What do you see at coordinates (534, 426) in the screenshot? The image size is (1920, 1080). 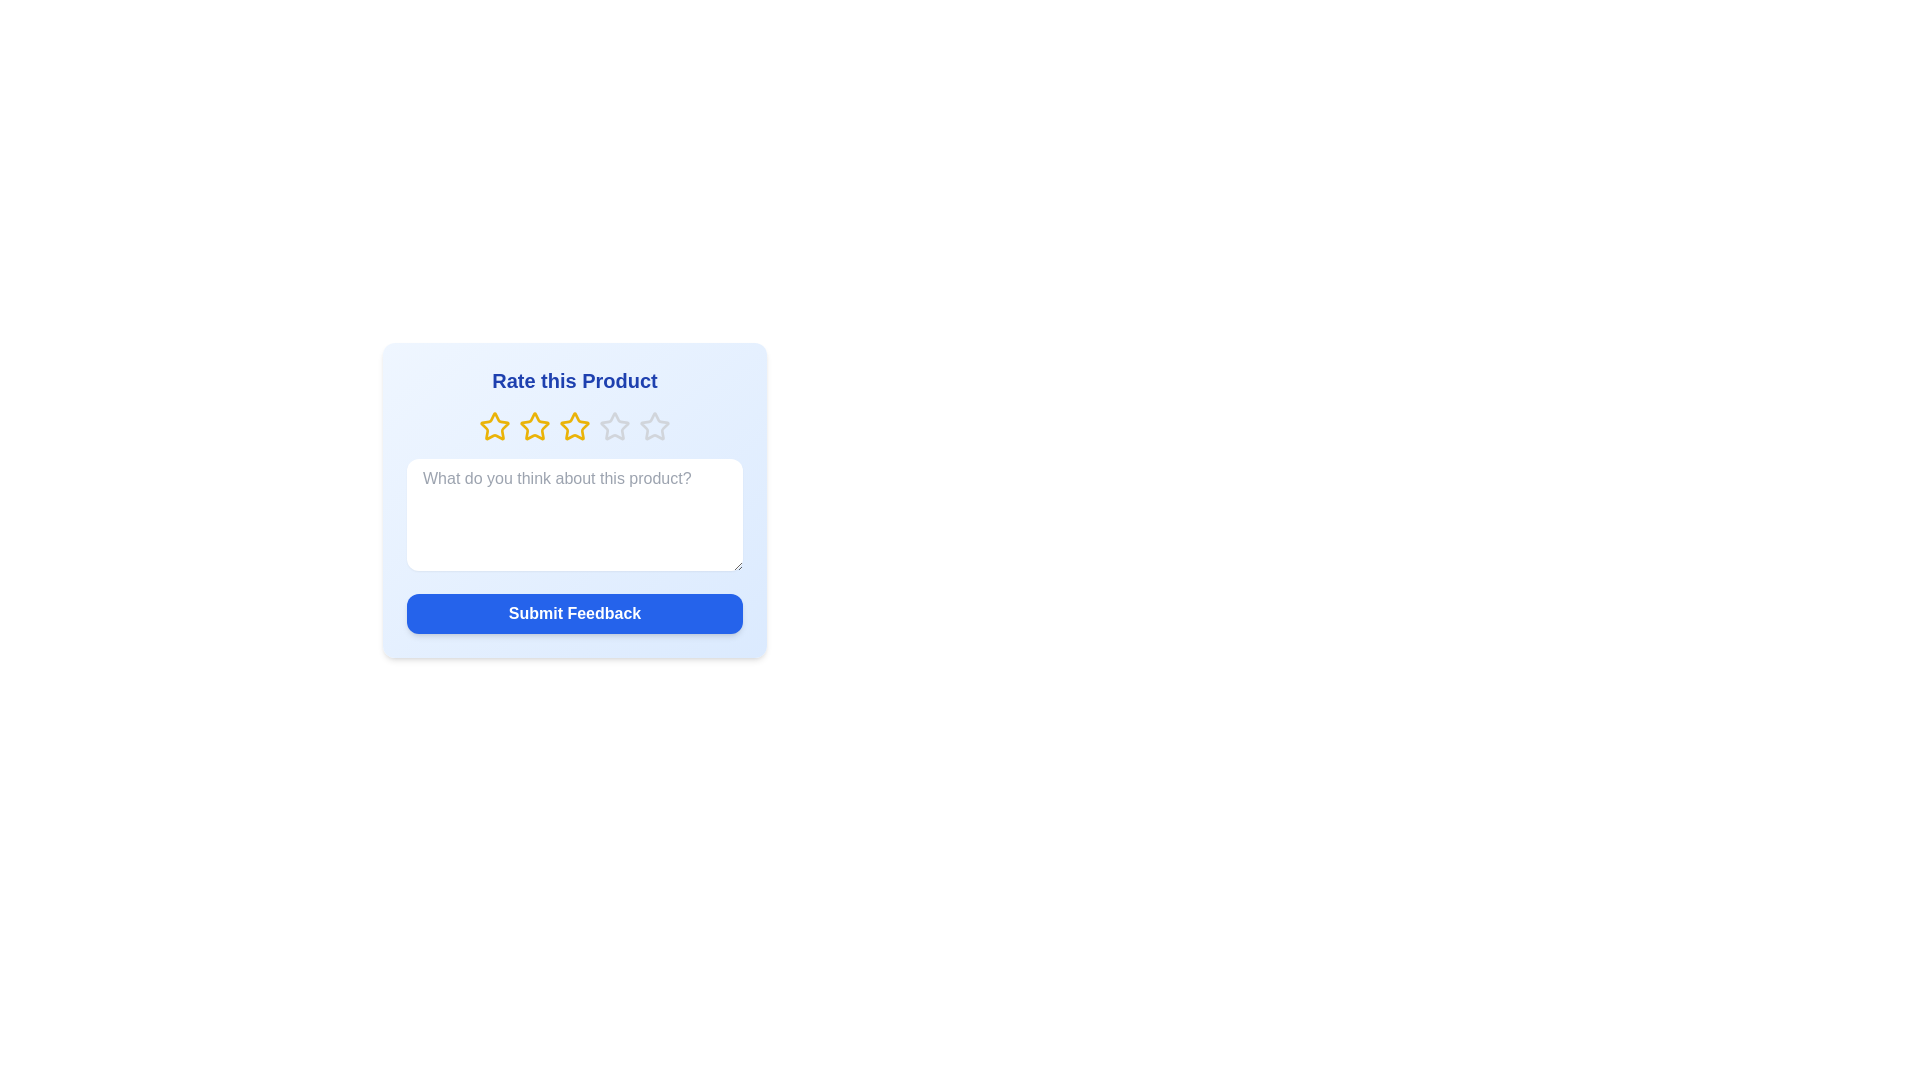 I see `the third star icon in the rating system` at bounding box center [534, 426].